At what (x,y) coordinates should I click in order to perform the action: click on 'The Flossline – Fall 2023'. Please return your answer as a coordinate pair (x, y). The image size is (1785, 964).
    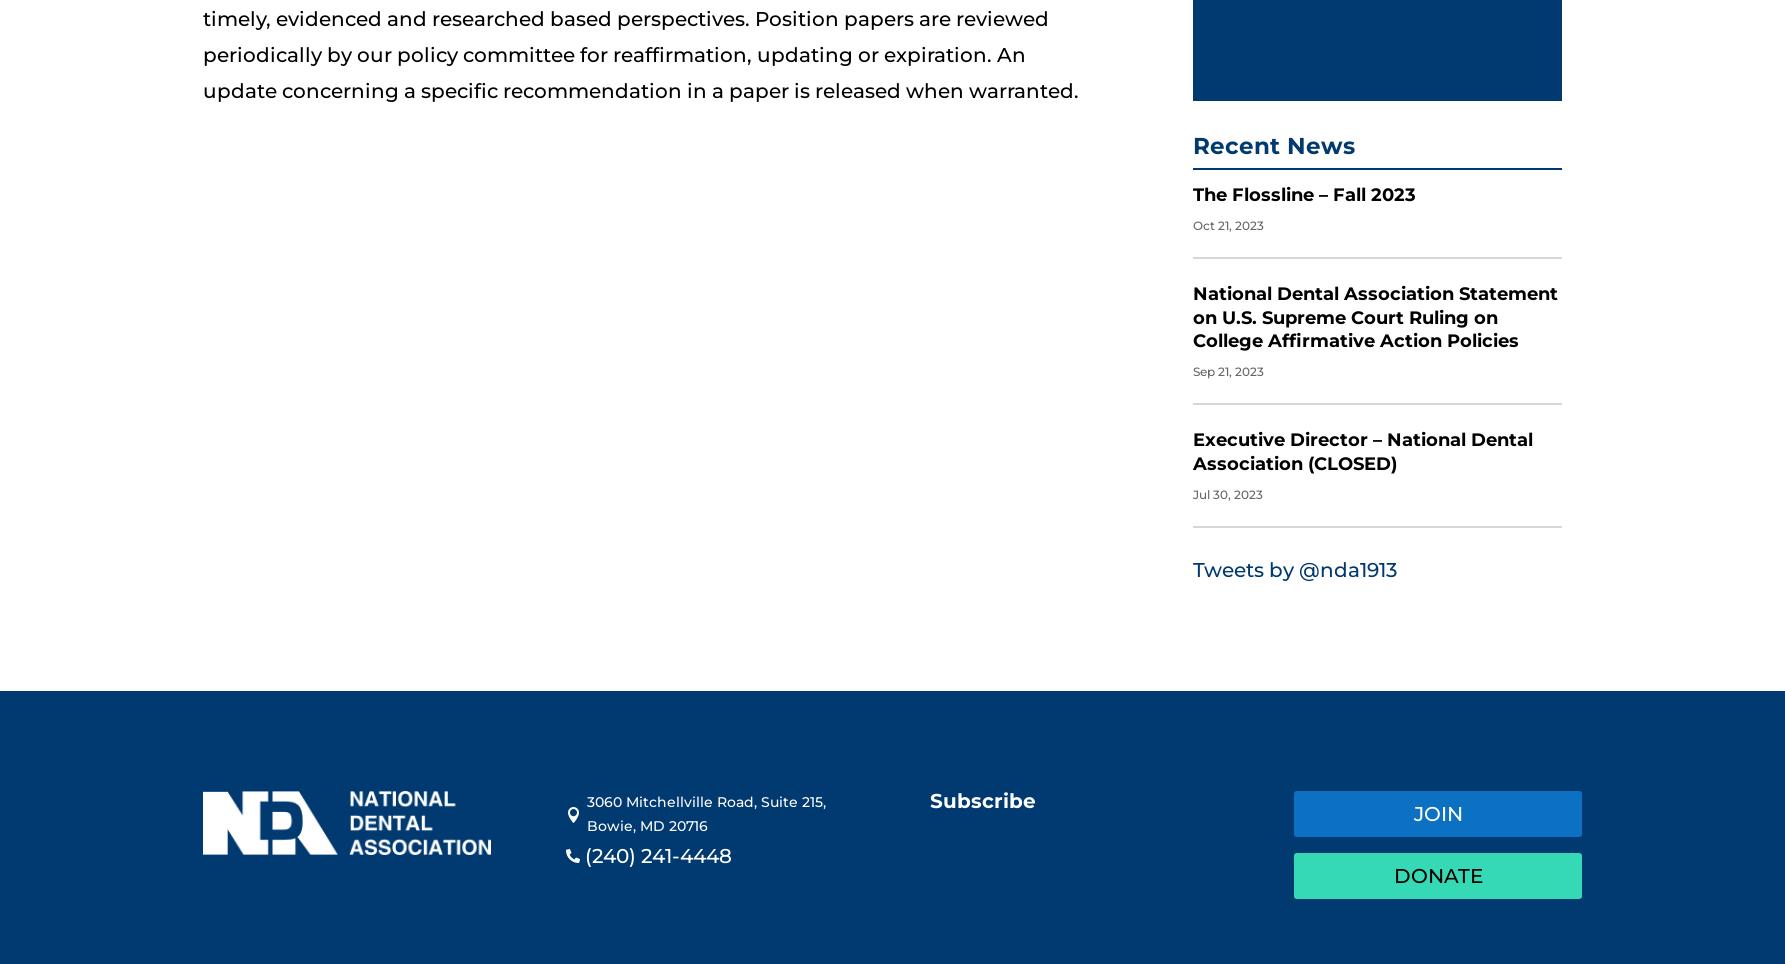
    Looking at the image, I should click on (1304, 173).